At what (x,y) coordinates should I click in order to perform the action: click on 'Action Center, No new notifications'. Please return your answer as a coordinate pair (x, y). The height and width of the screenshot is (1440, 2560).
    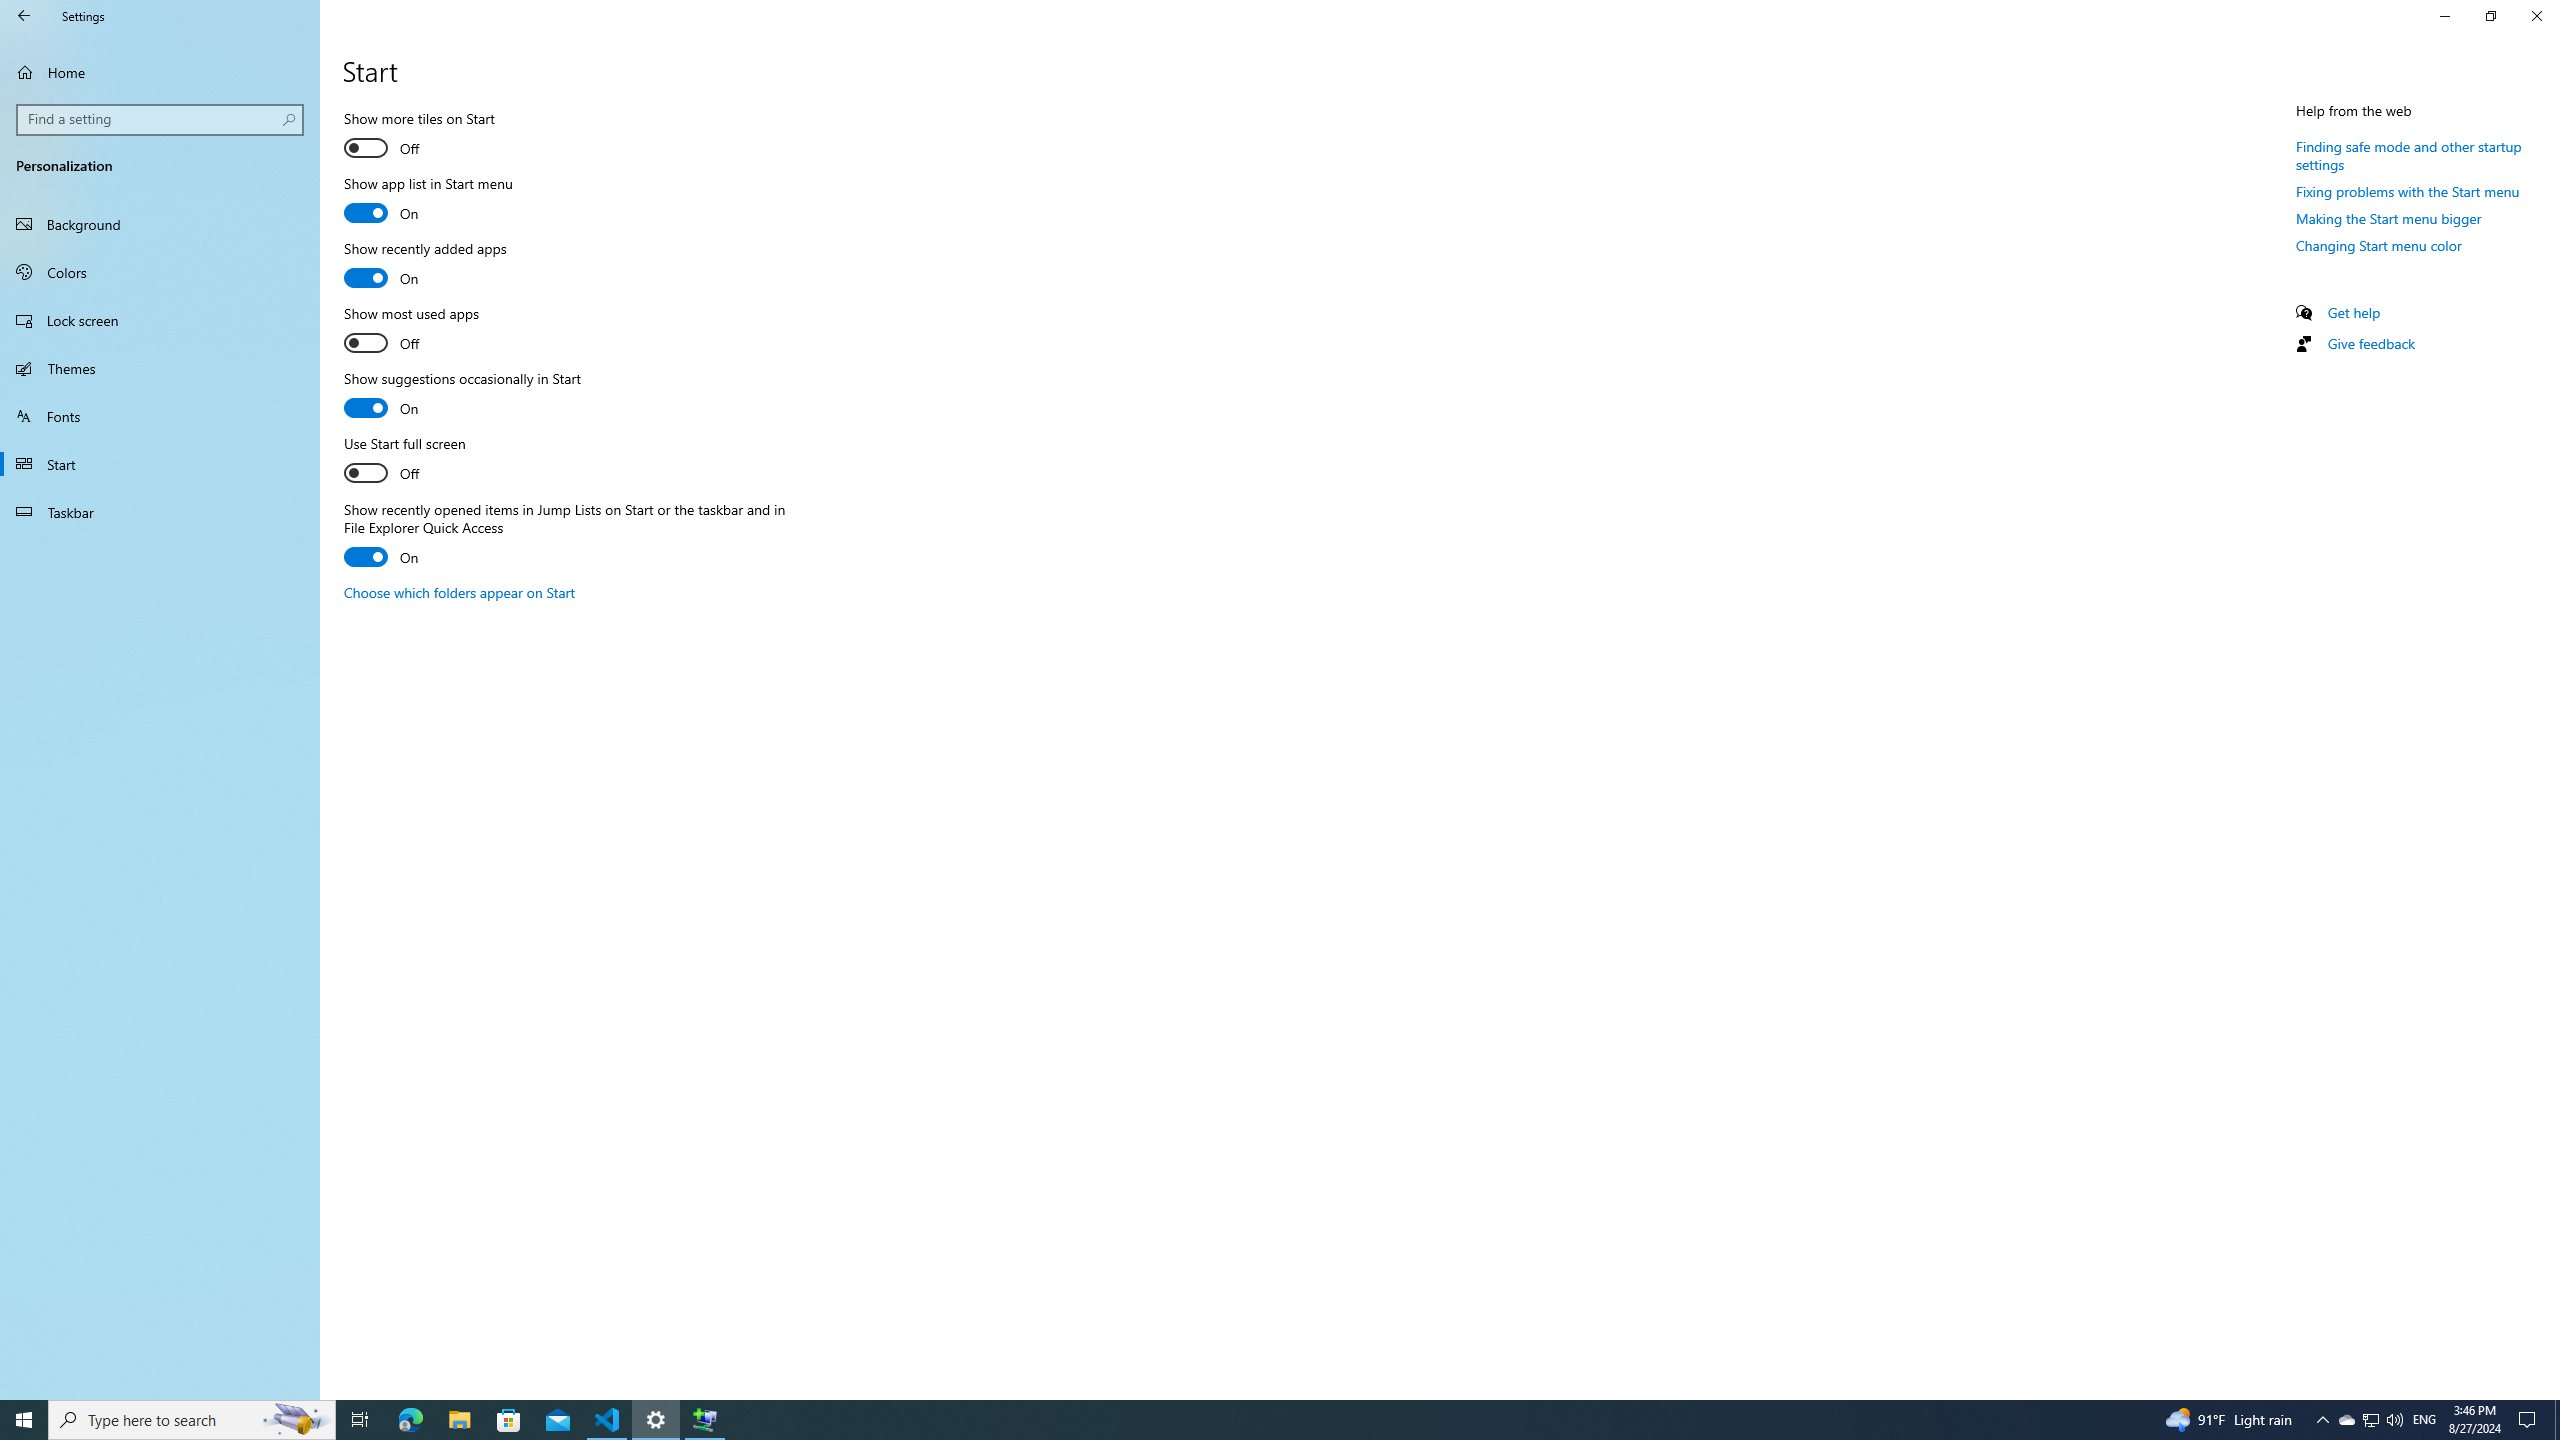
    Looking at the image, I should click on (2530, 1418).